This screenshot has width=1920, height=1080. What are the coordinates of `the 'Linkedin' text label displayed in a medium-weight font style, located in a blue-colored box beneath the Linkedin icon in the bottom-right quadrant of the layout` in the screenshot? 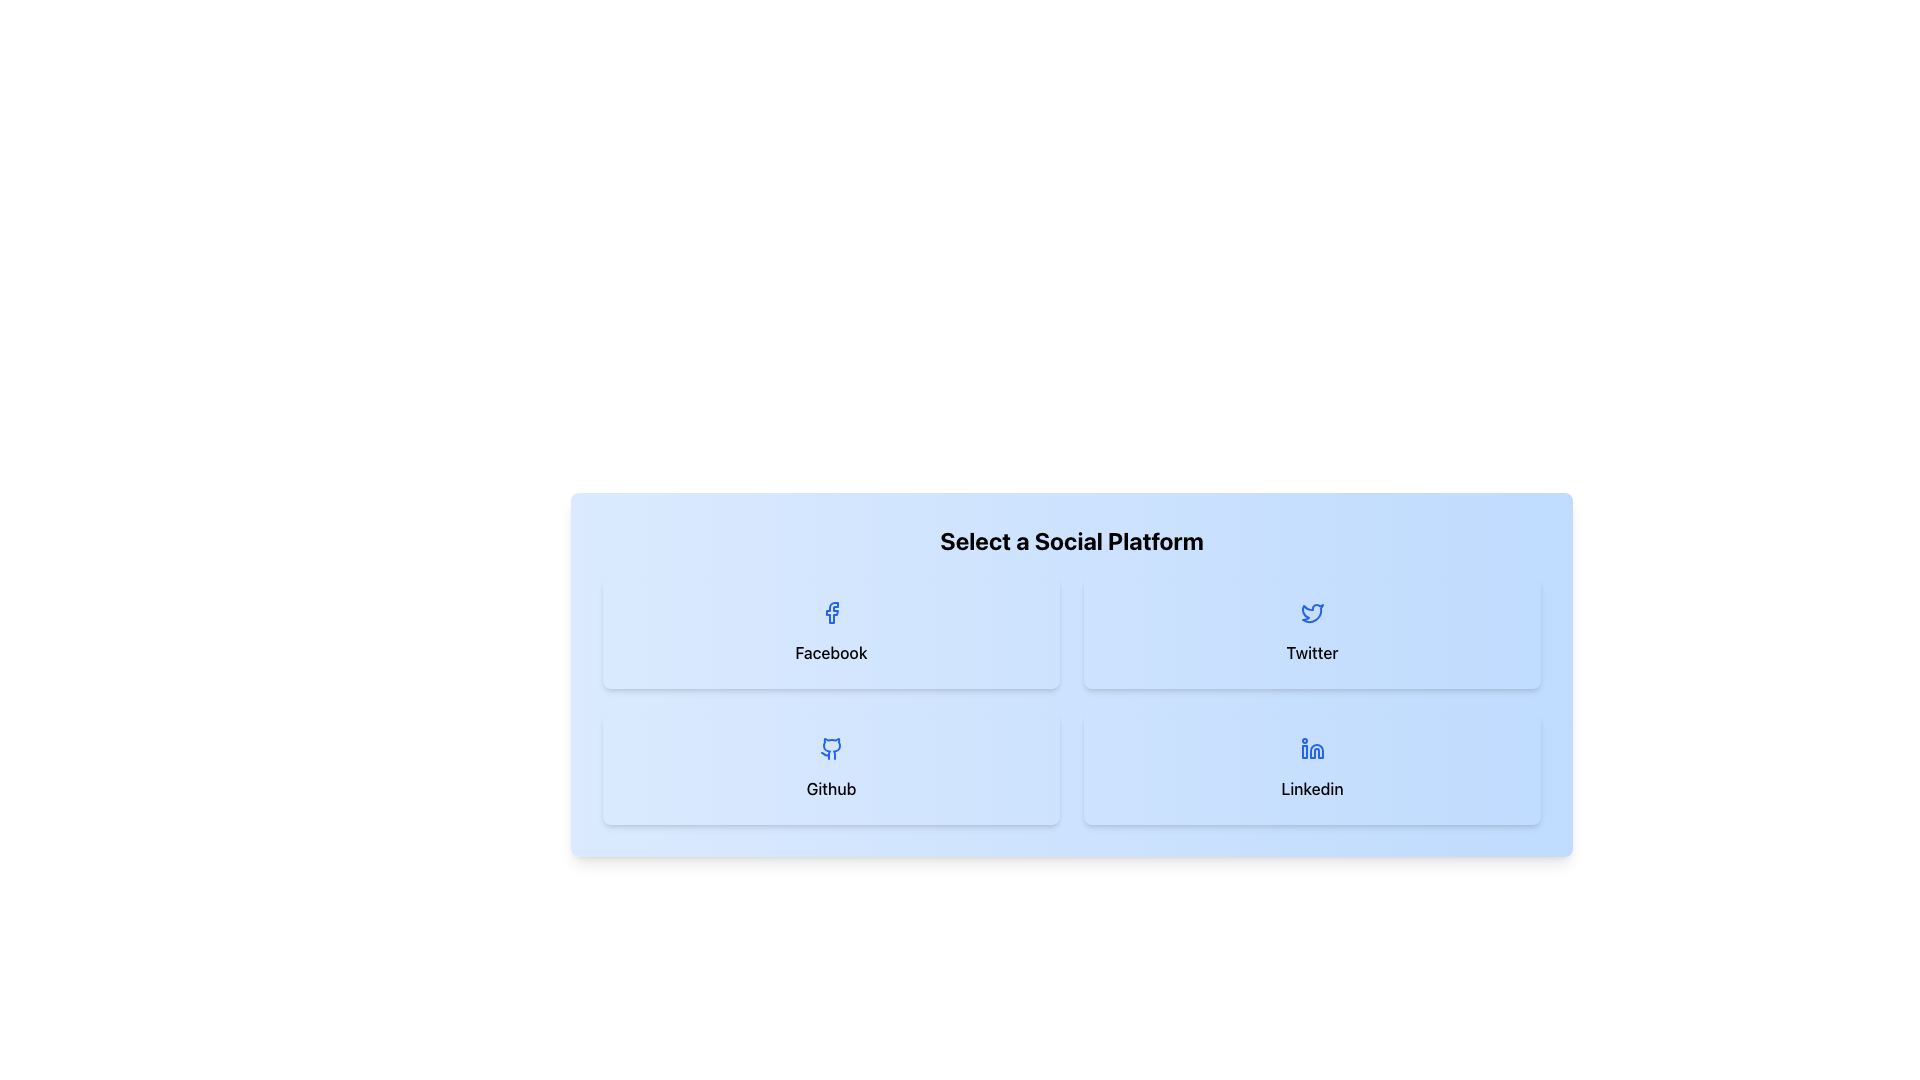 It's located at (1312, 788).